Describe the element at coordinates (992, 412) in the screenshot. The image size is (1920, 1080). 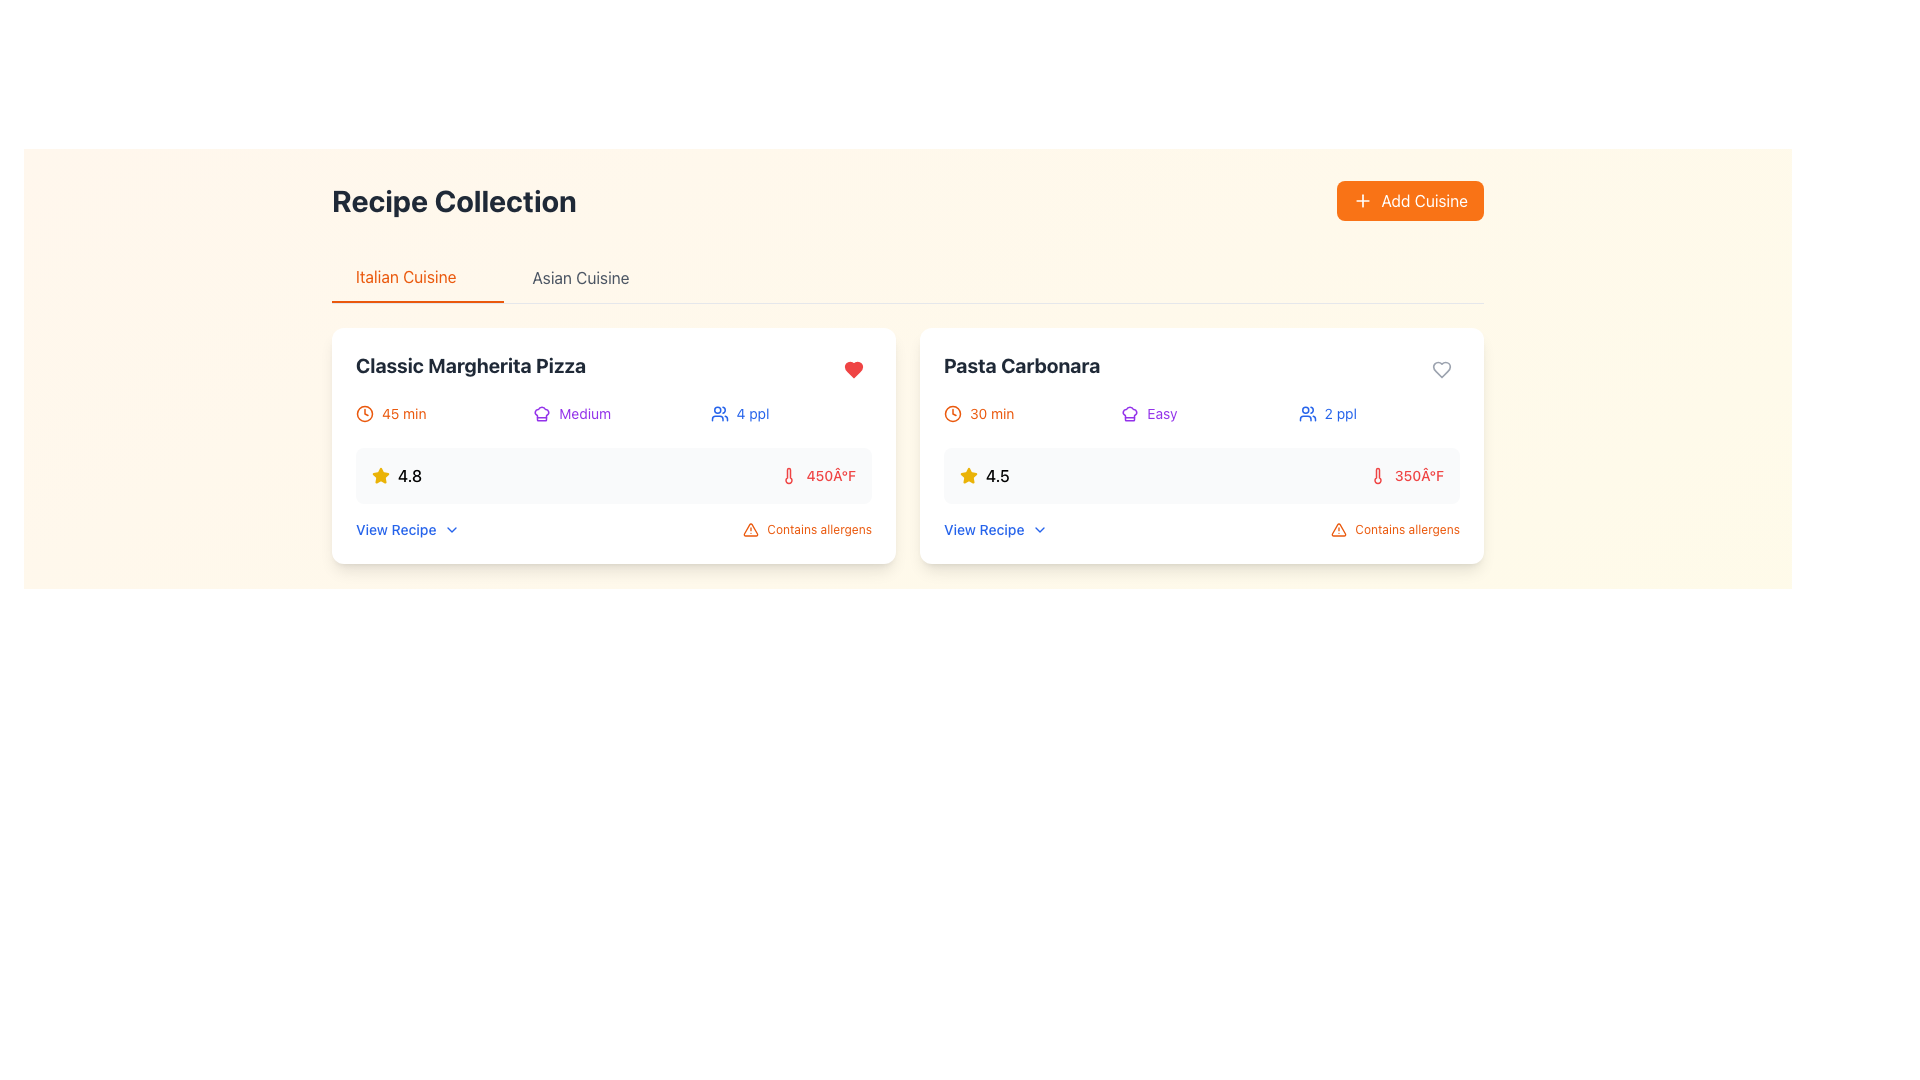
I see `the text label displaying '30 min' in orange text, which is located to the right of a clock icon in the second recipe card titled 'Pasta Carbonara'` at that location.